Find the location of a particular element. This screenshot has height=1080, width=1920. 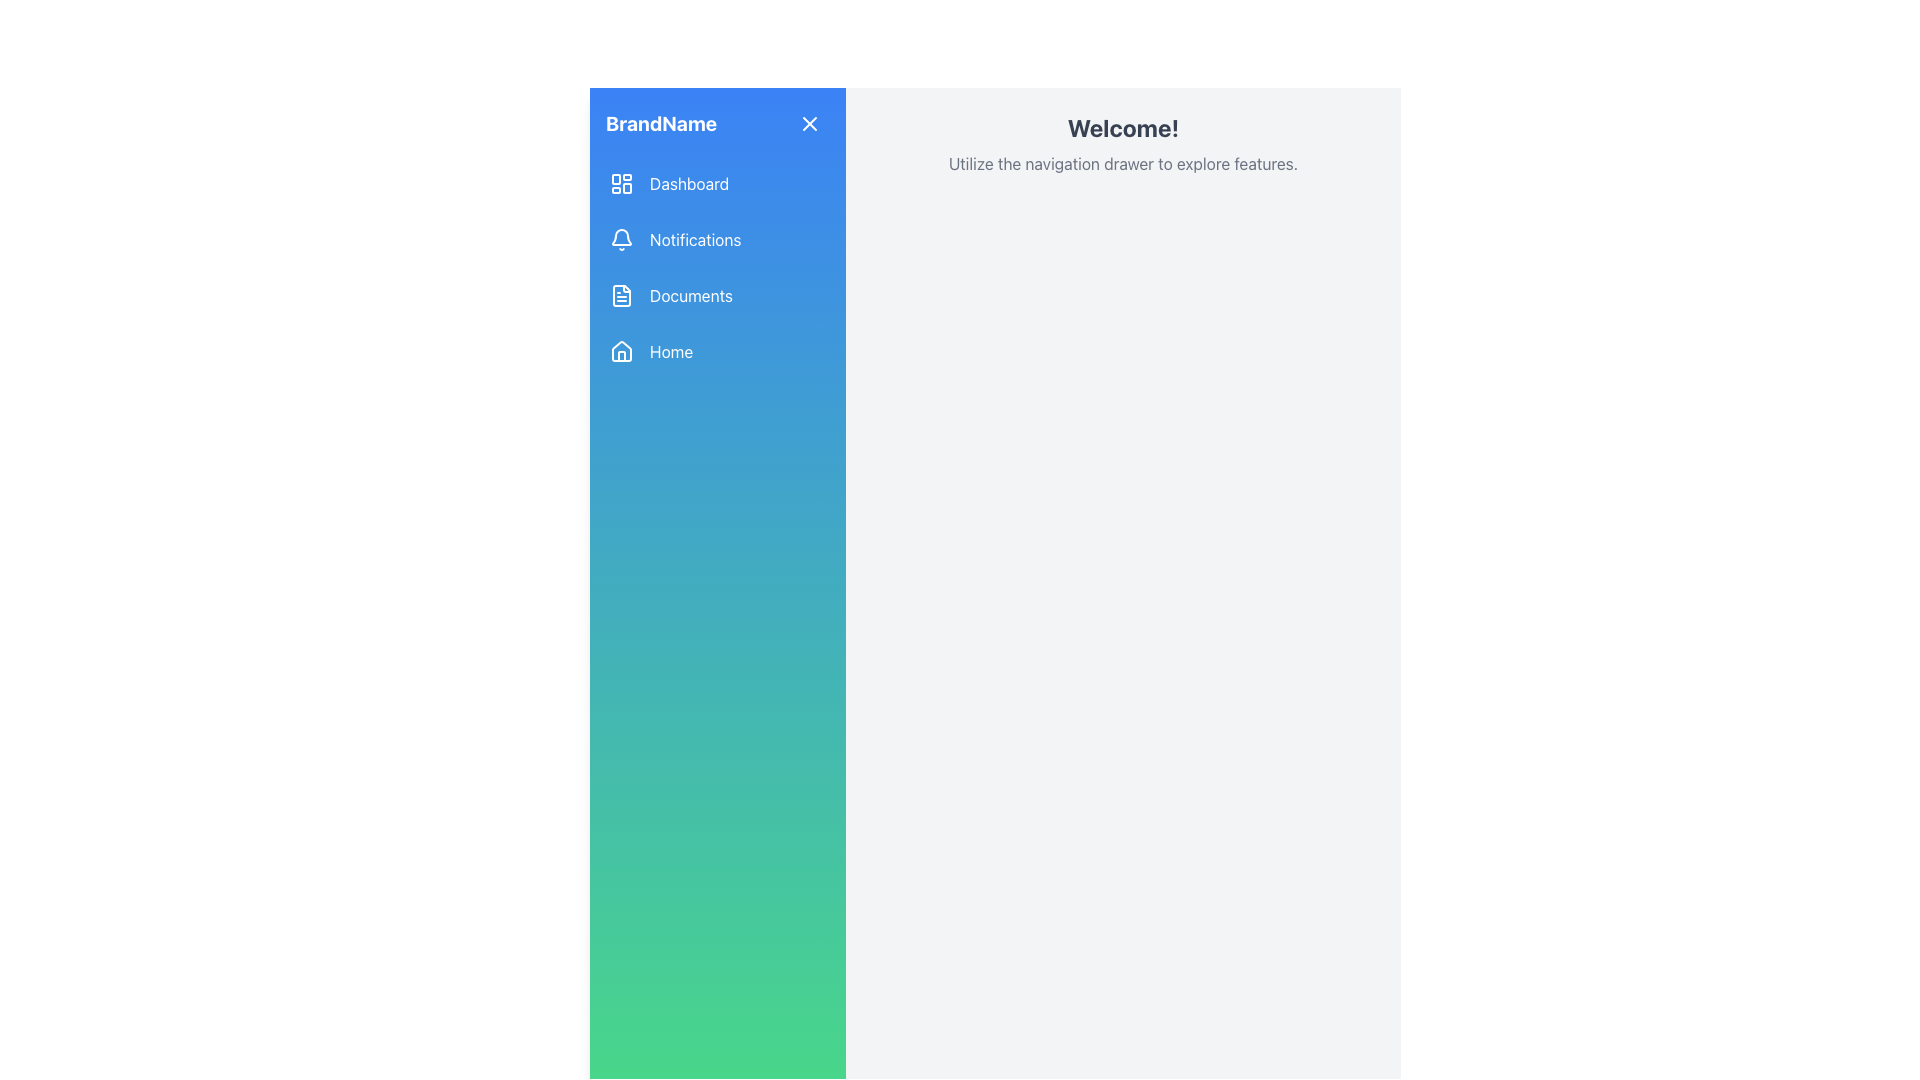

the 'Dashboard' button, which is the first entry in the vertical navigation menu located in the leftmost sidebar, featuring a blue background with white text and an icon representing a grid is located at coordinates (669, 184).